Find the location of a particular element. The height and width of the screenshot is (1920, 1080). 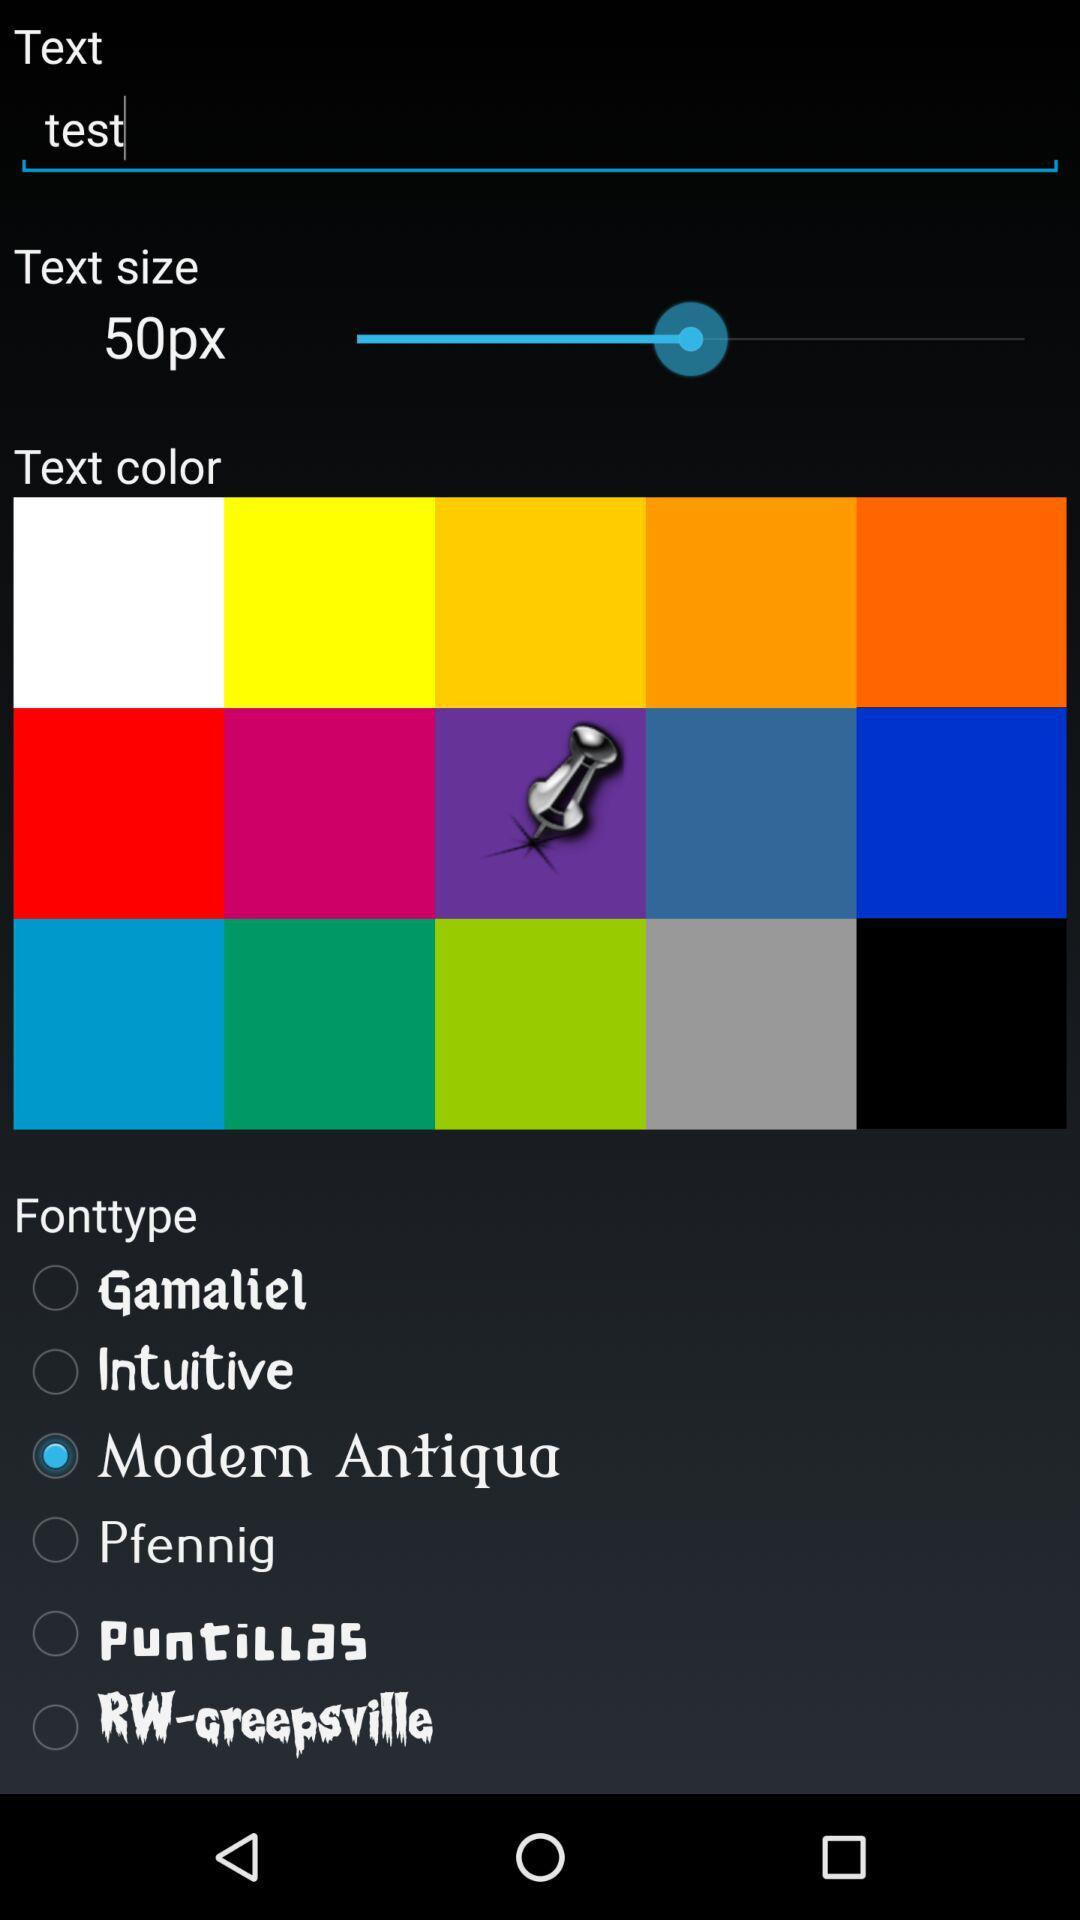

orange text color is located at coordinates (751, 601).